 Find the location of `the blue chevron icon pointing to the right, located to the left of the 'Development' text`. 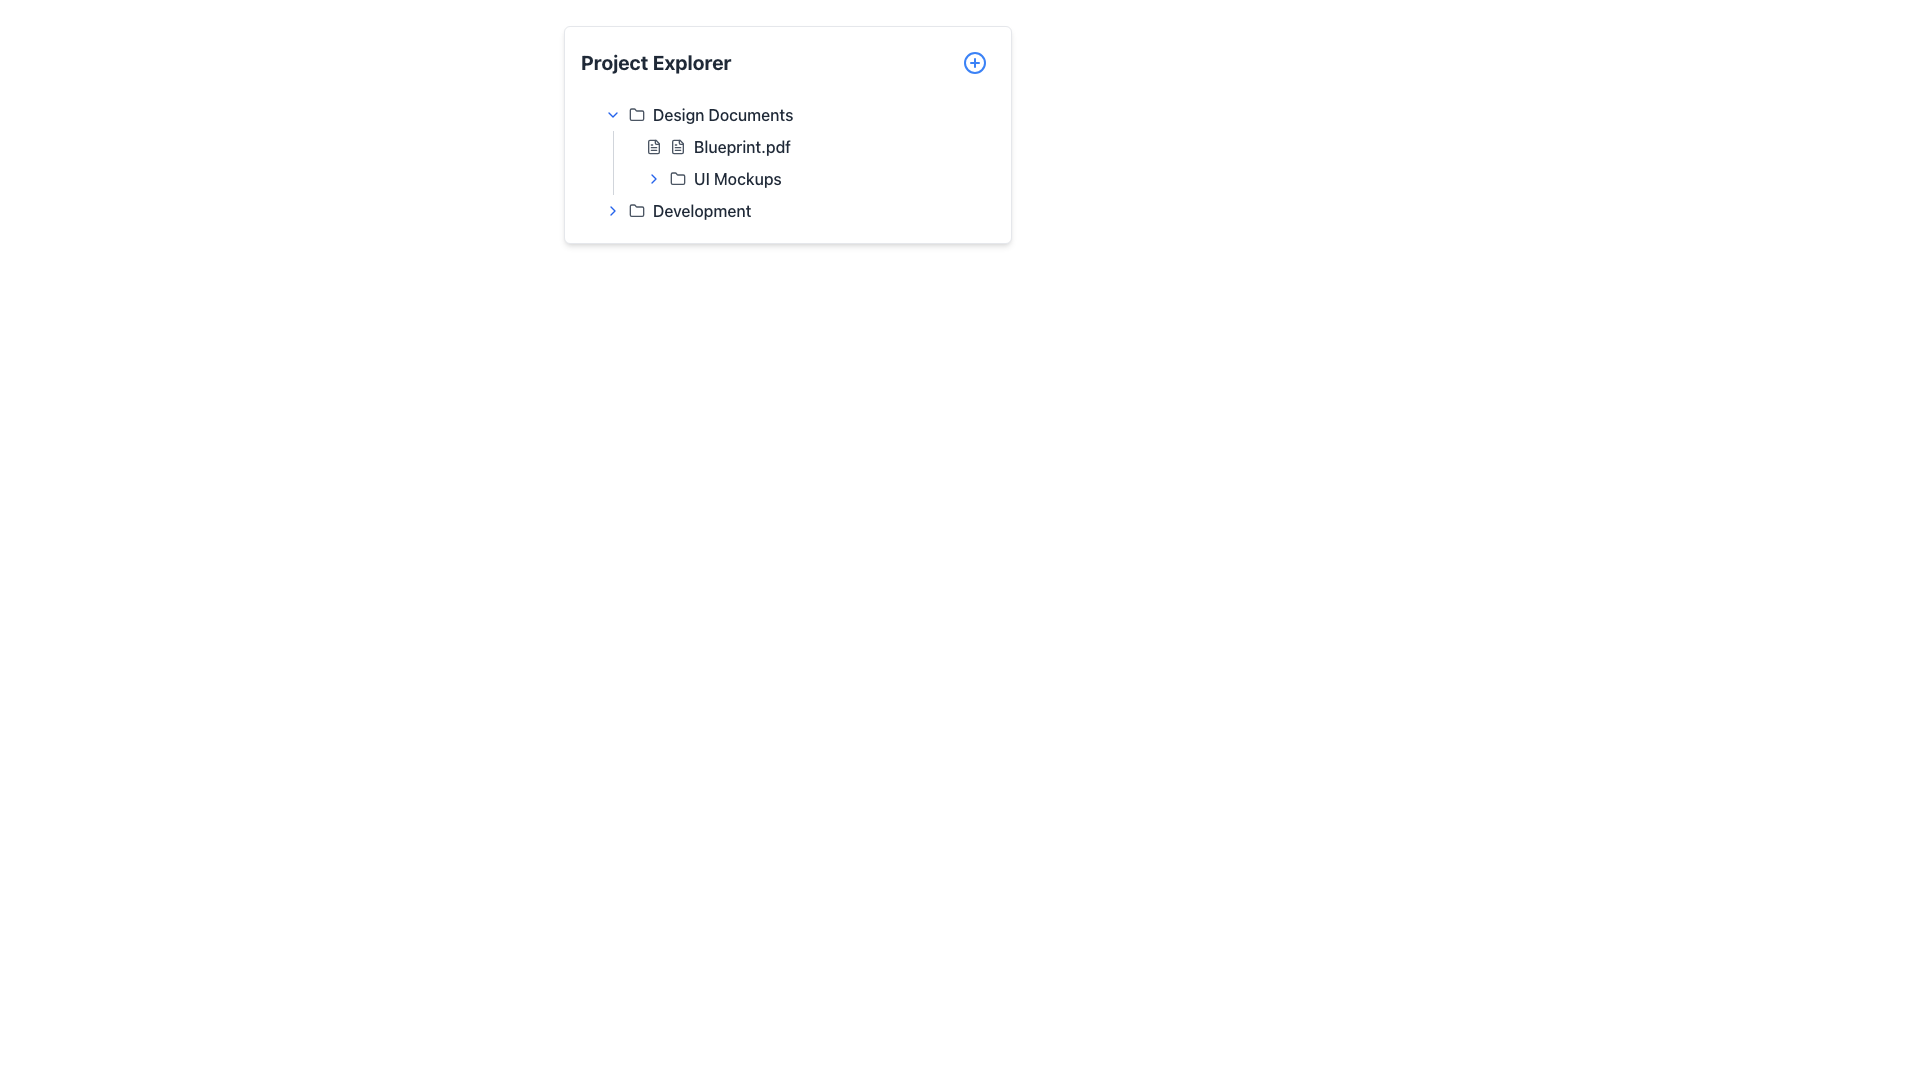

the blue chevron icon pointing to the right, located to the left of the 'Development' text is located at coordinates (612, 211).